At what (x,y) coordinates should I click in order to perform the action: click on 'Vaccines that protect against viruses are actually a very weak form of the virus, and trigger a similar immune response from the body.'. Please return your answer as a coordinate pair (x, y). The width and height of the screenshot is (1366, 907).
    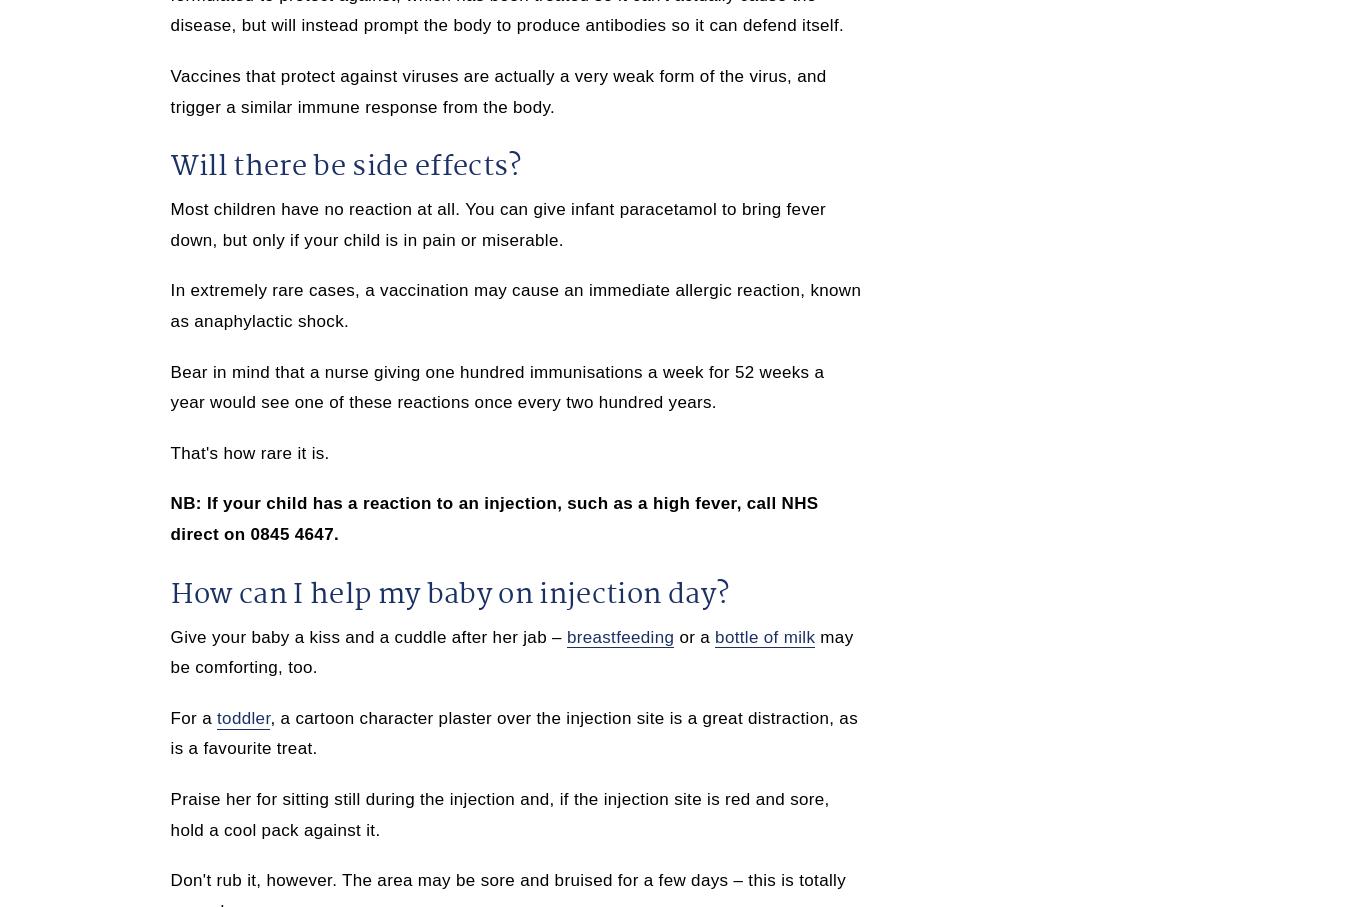
    Looking at the image, I should click on (498, 89).